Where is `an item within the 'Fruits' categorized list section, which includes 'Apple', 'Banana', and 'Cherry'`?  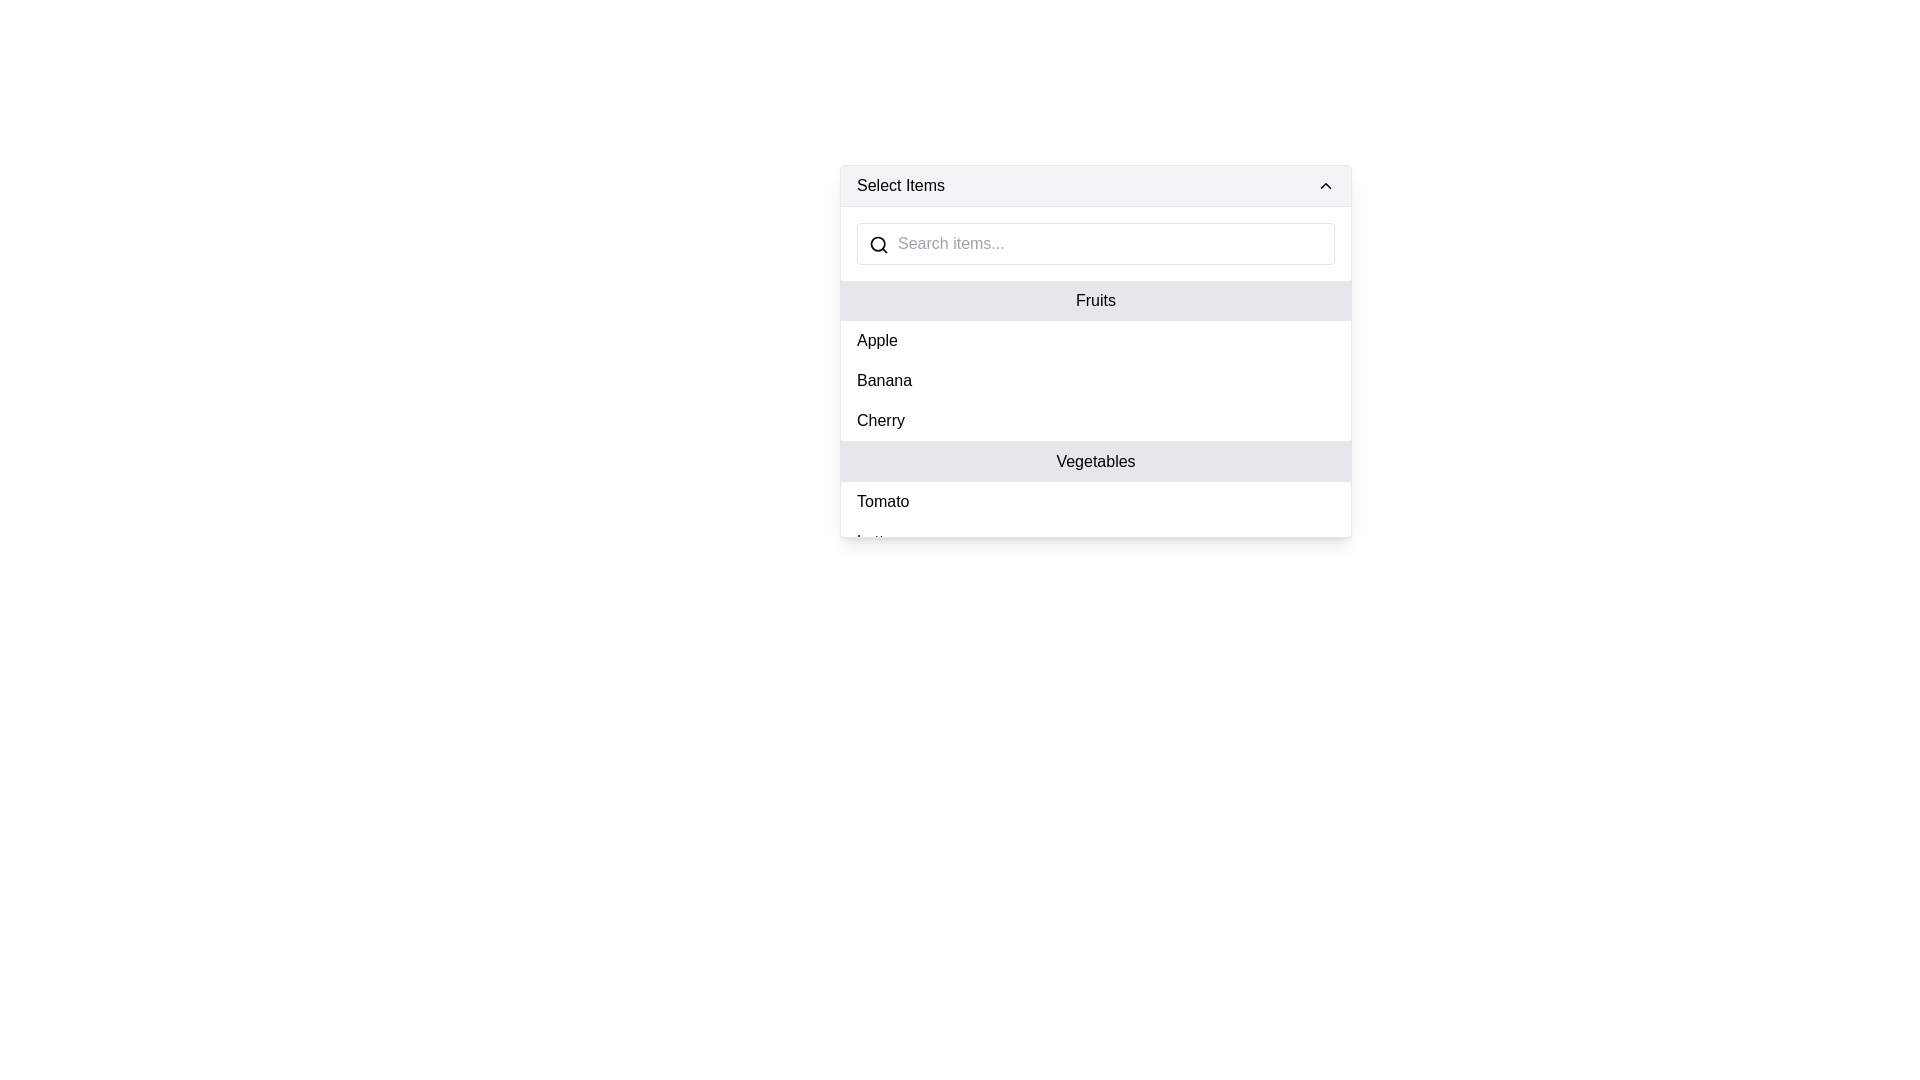 an item within the 'Fruits' categorized list section, which includes 'Apple', 'Banana', and 'Cherry' is located at coordinates (1094, 361).